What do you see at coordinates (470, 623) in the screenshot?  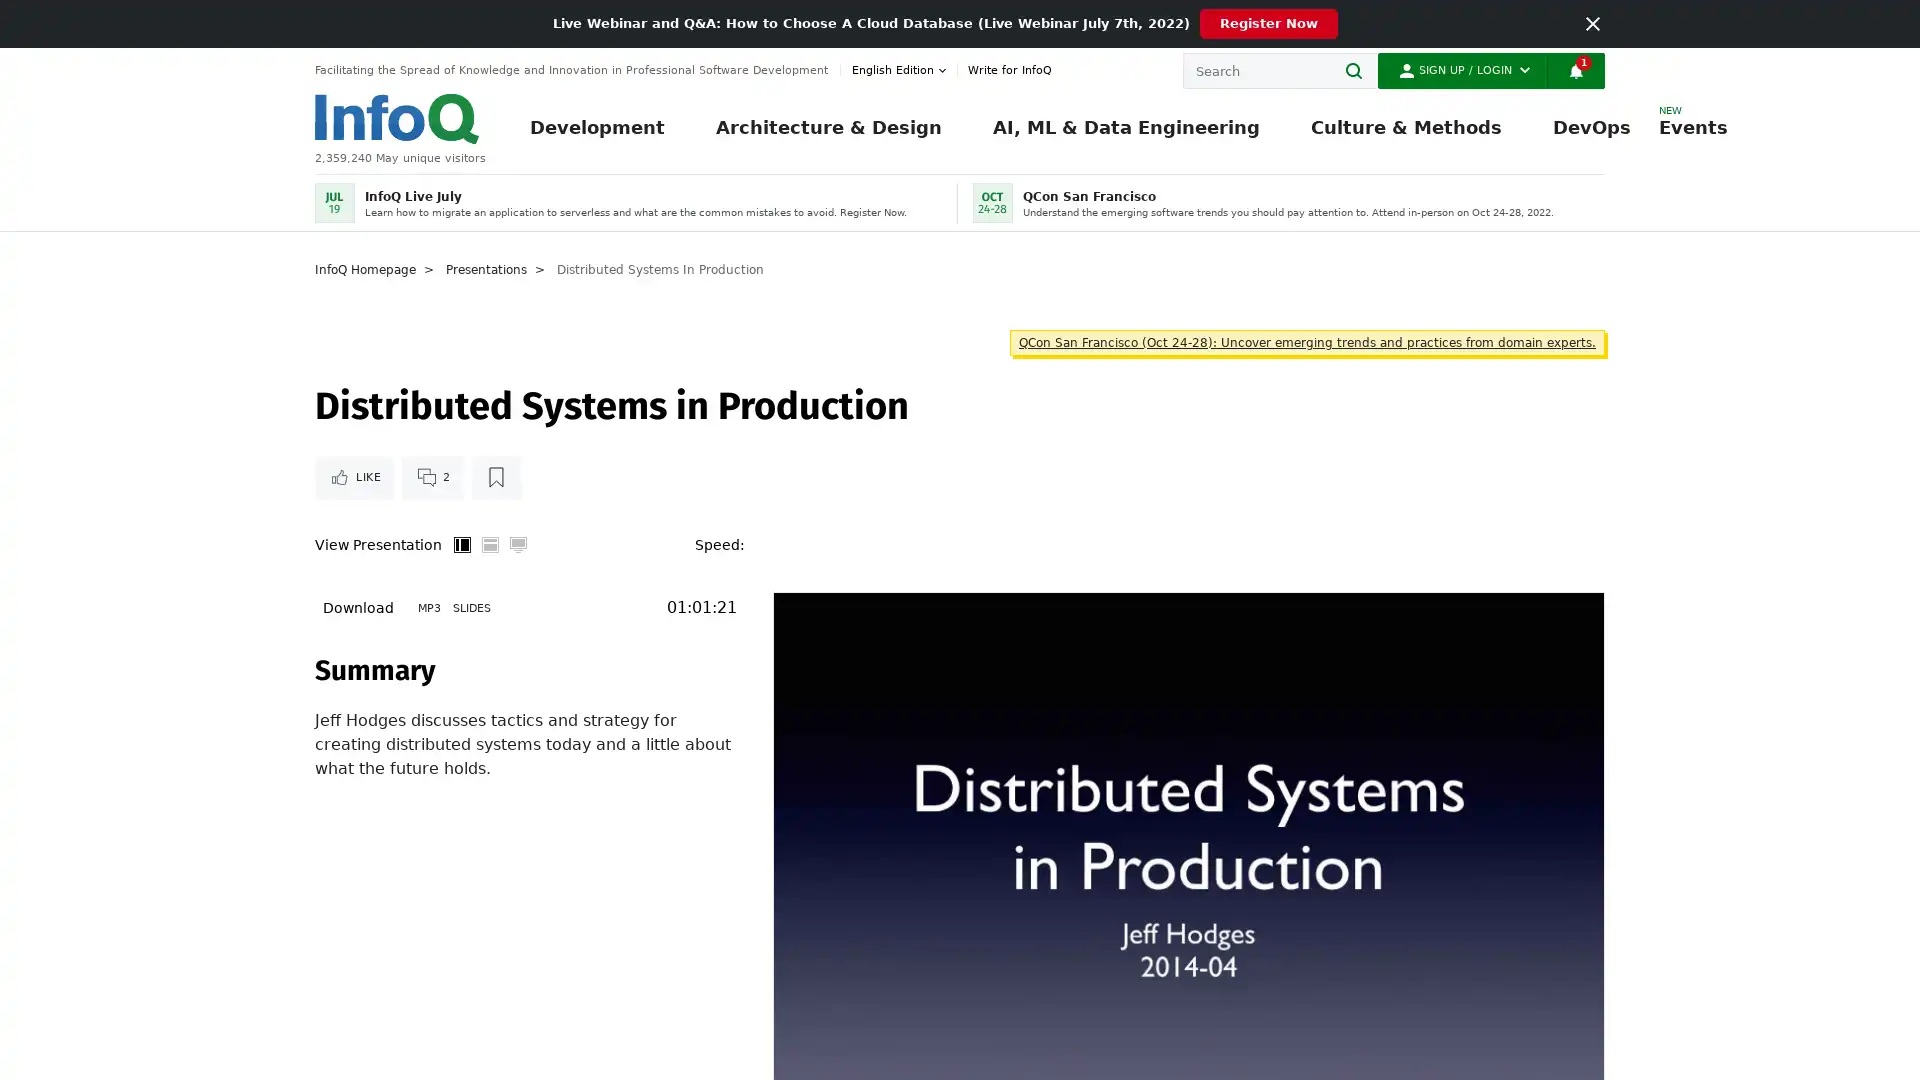 I see `Slides` at bounding box center [470, 623].